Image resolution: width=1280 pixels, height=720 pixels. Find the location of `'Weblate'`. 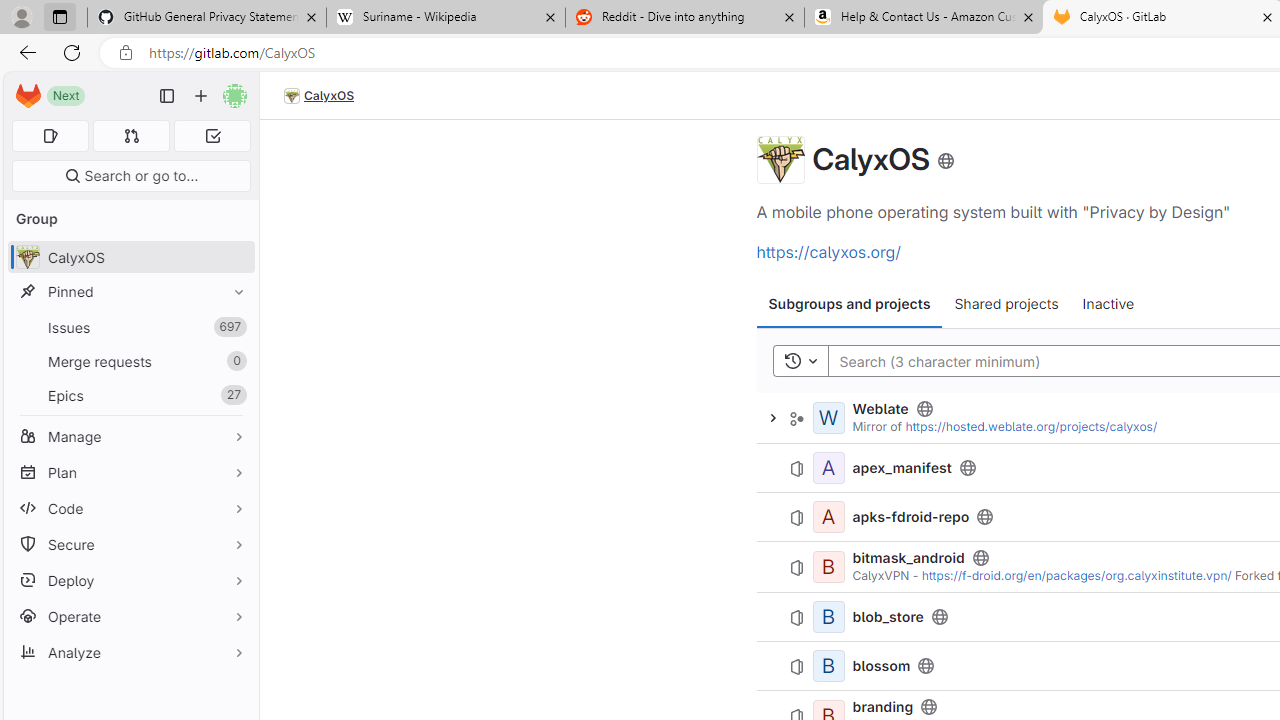

'Weblate' is located at coordinates (880, 407).